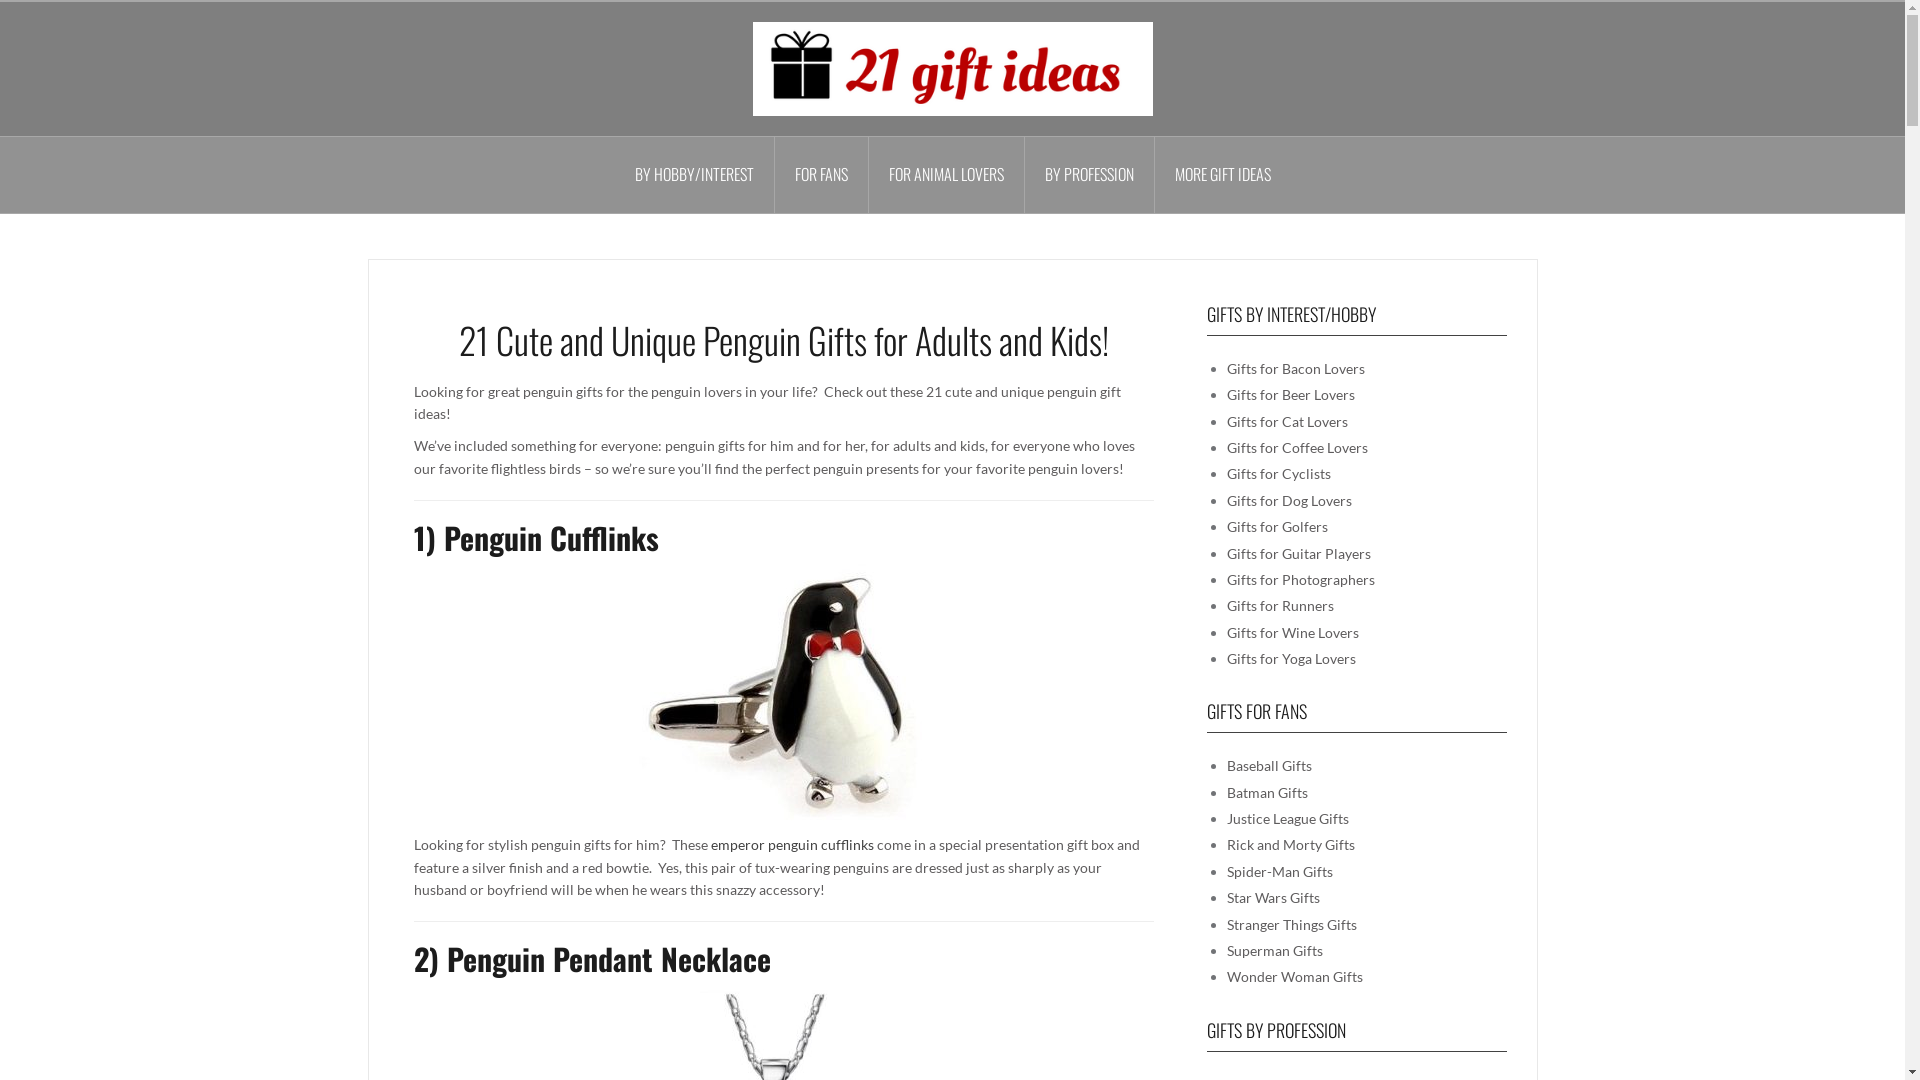 This screenshot has width=1920, height=1080. I want to click on '21 Gift Ideas', so click(751, 66).